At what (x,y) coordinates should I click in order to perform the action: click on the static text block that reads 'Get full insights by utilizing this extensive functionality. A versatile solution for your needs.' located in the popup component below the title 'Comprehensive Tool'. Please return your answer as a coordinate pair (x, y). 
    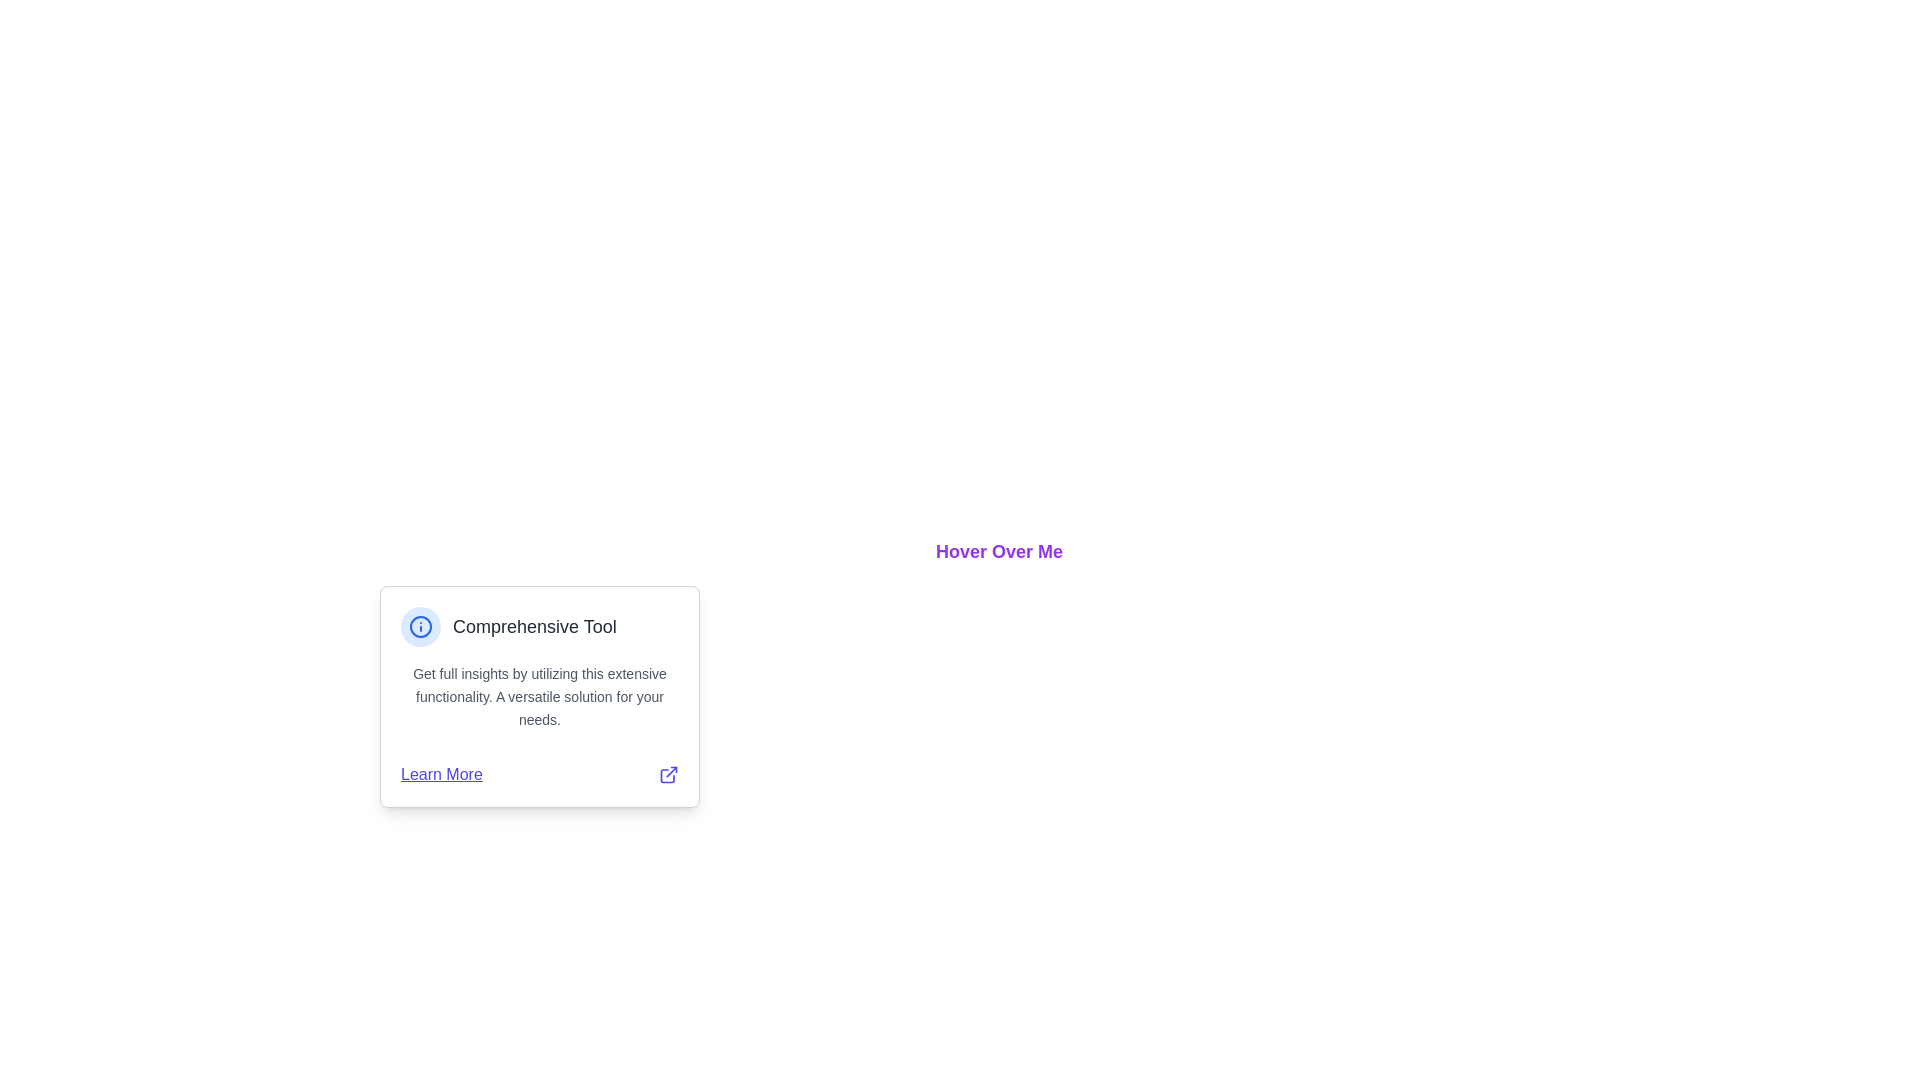
    Looking at the image, I should click on (539, 696).